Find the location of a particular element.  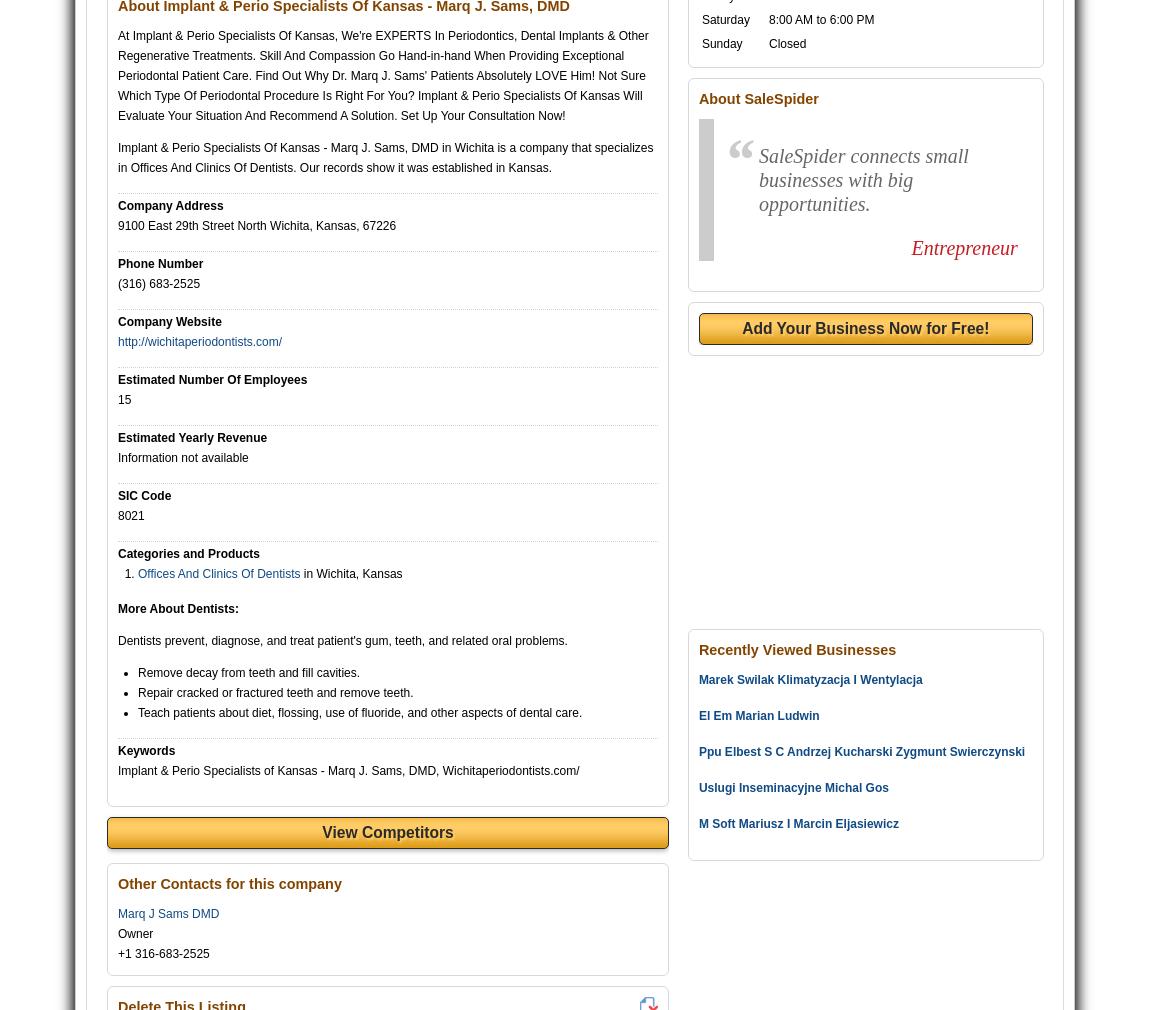

'Offices And Clinics Of Dentists' is located at coordinates (217, 572).